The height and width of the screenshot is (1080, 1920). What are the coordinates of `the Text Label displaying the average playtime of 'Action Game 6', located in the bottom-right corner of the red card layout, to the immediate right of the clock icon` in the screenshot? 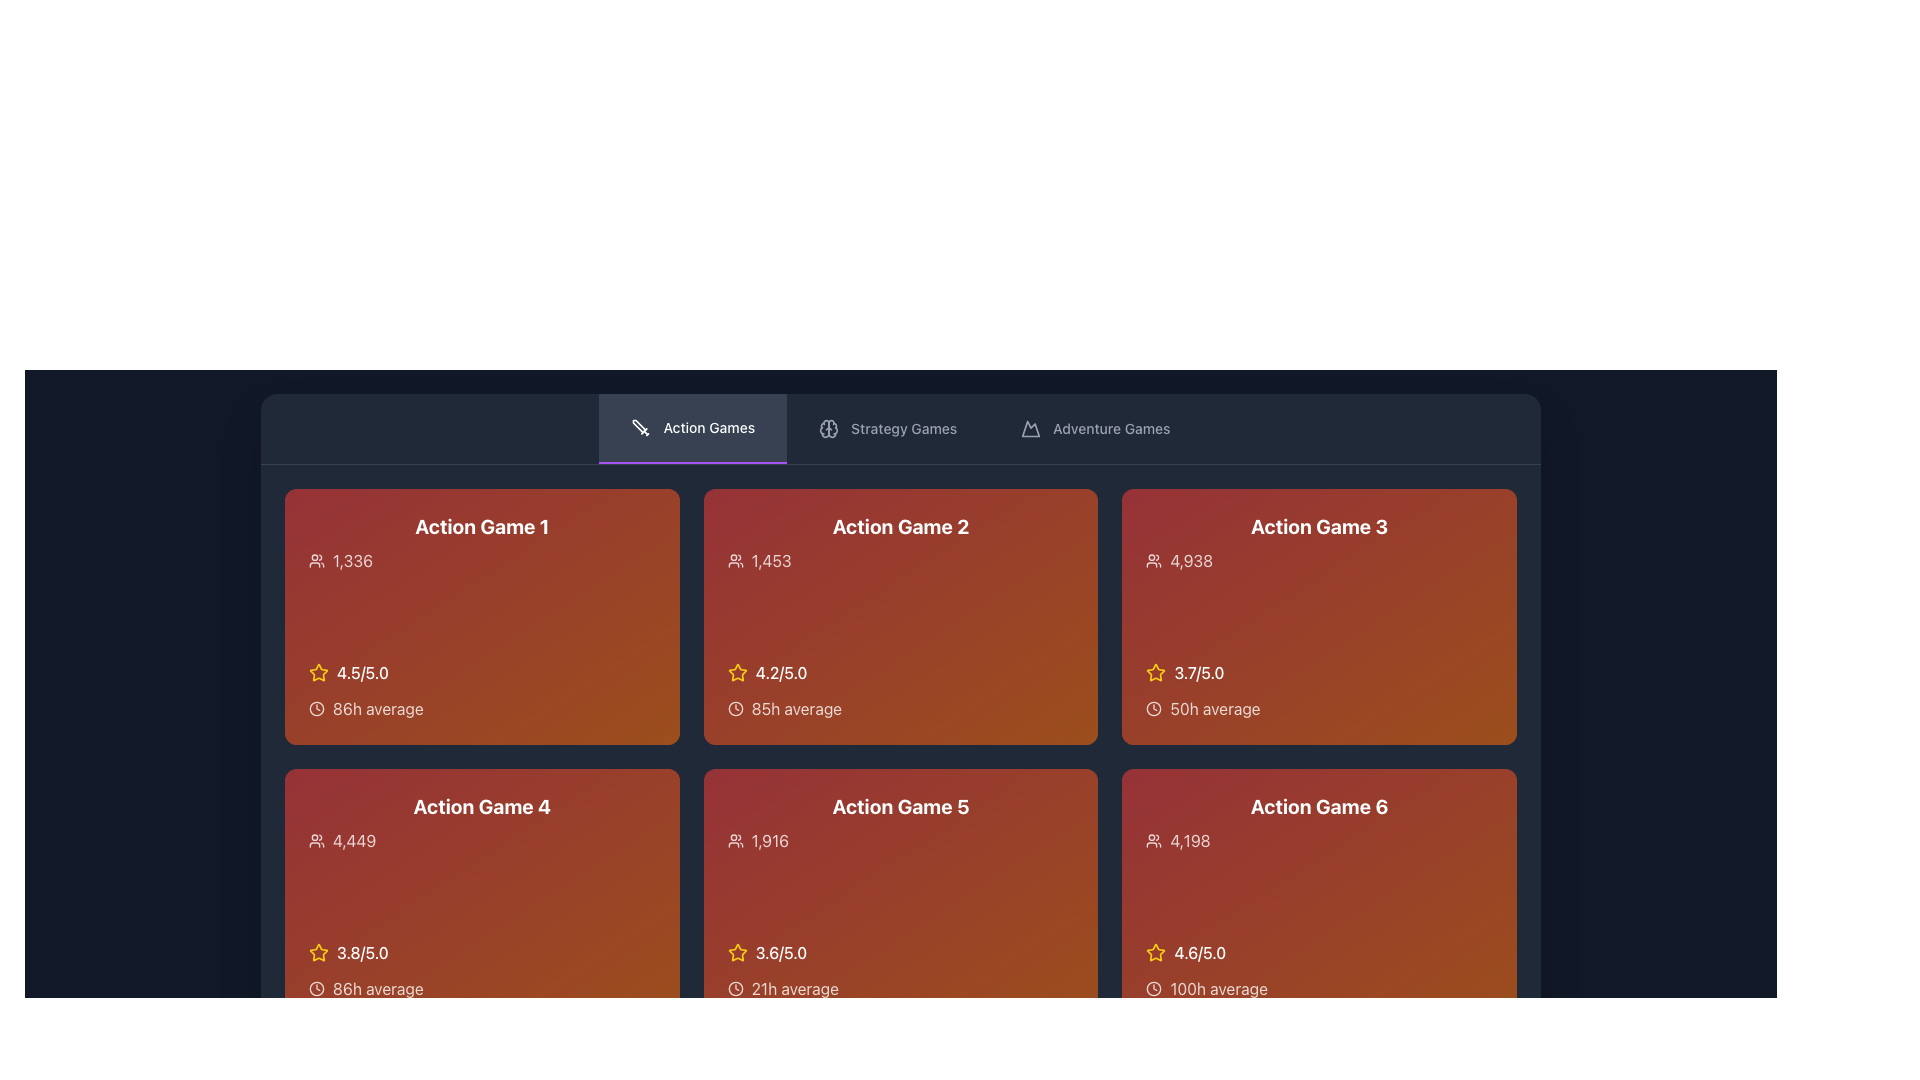 It's located at (1218, 987).